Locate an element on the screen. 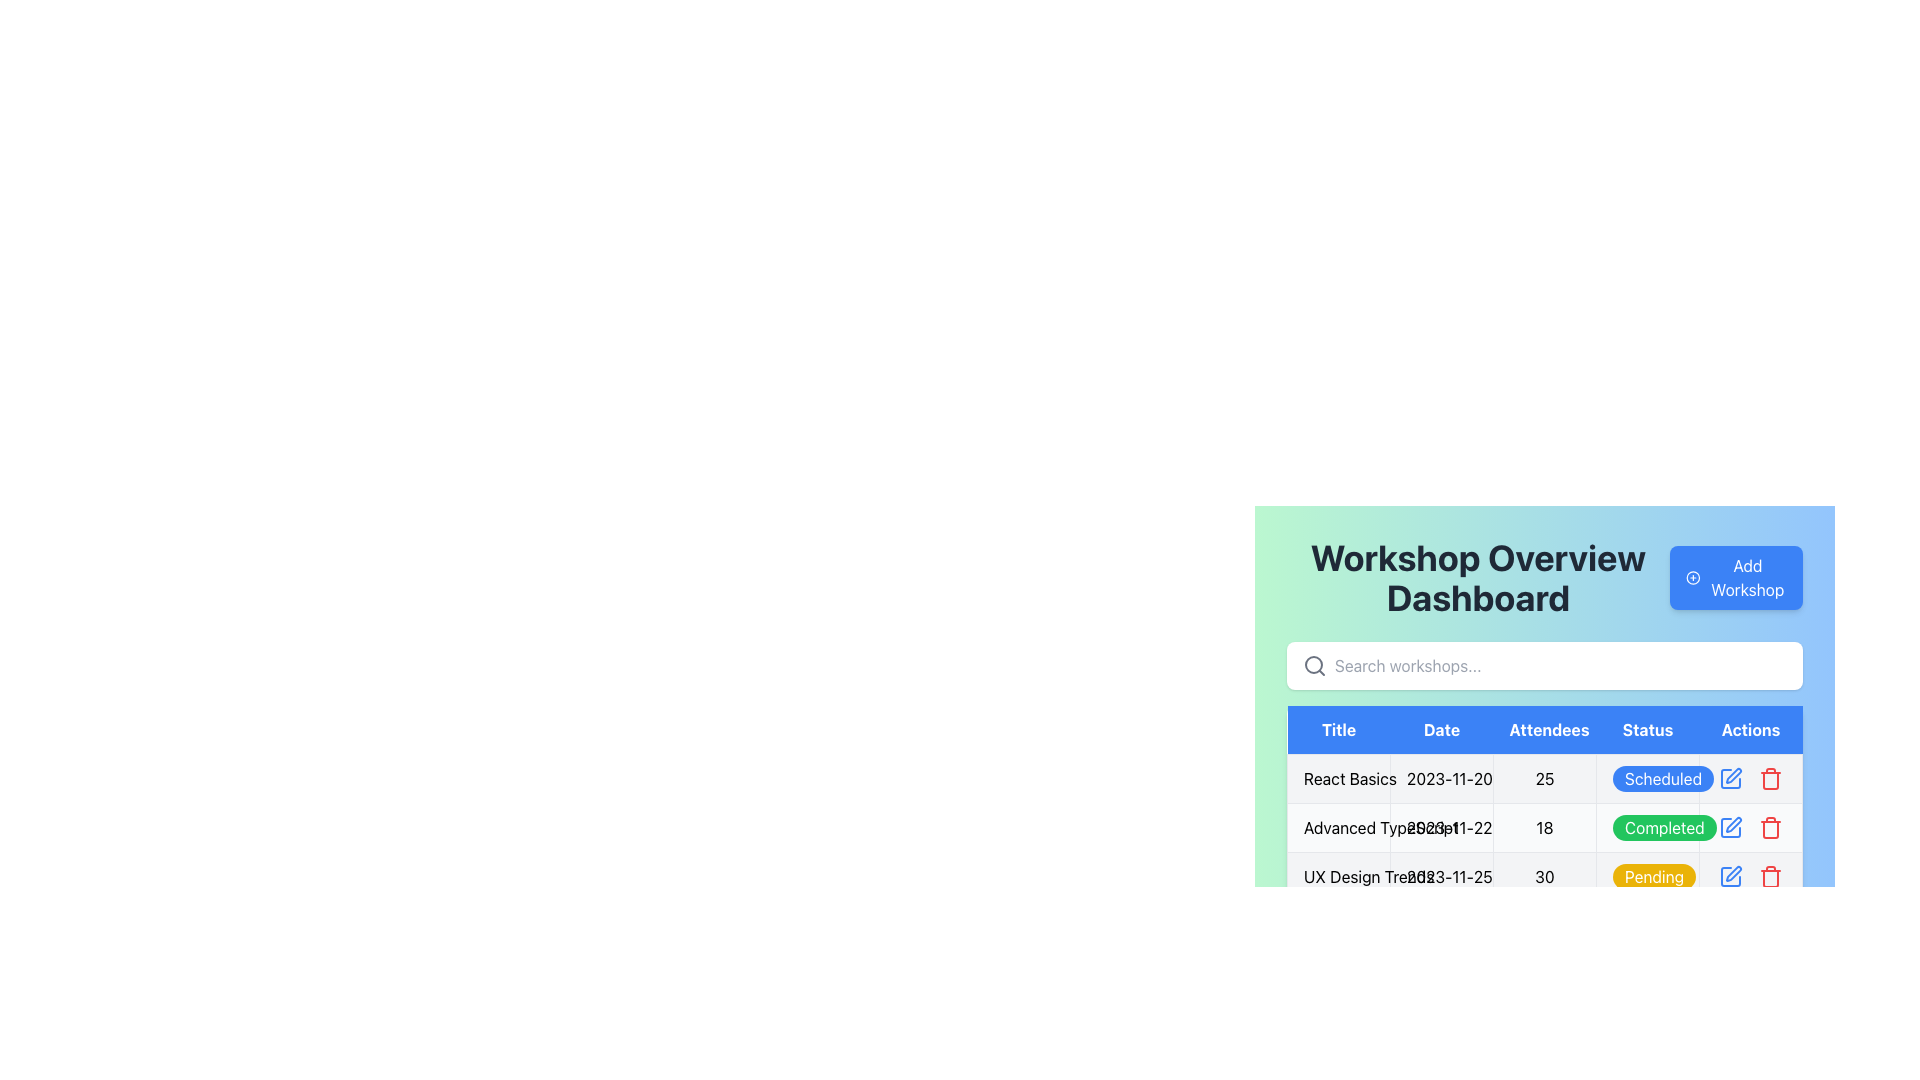 Image resolution: width=1920 pixels, height=1080 pixels. text within the Table Row element that displays 'UX Design Trends', '2023-11-25', '30', and 'Pending' is located at coordinates (1544, 875).